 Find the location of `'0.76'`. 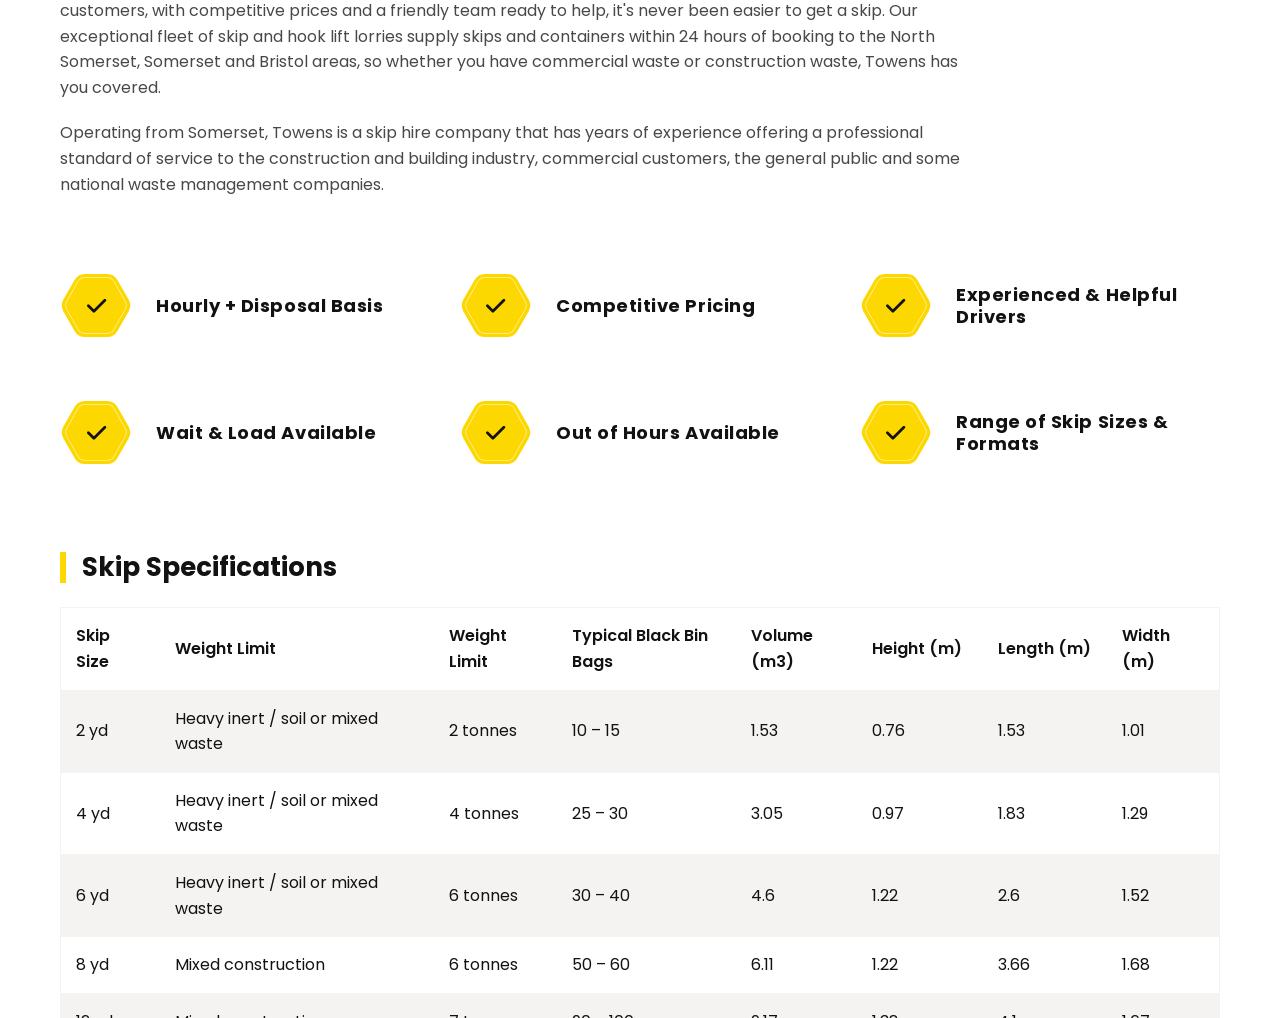

'0.76' is located at coordinates (887, 729).